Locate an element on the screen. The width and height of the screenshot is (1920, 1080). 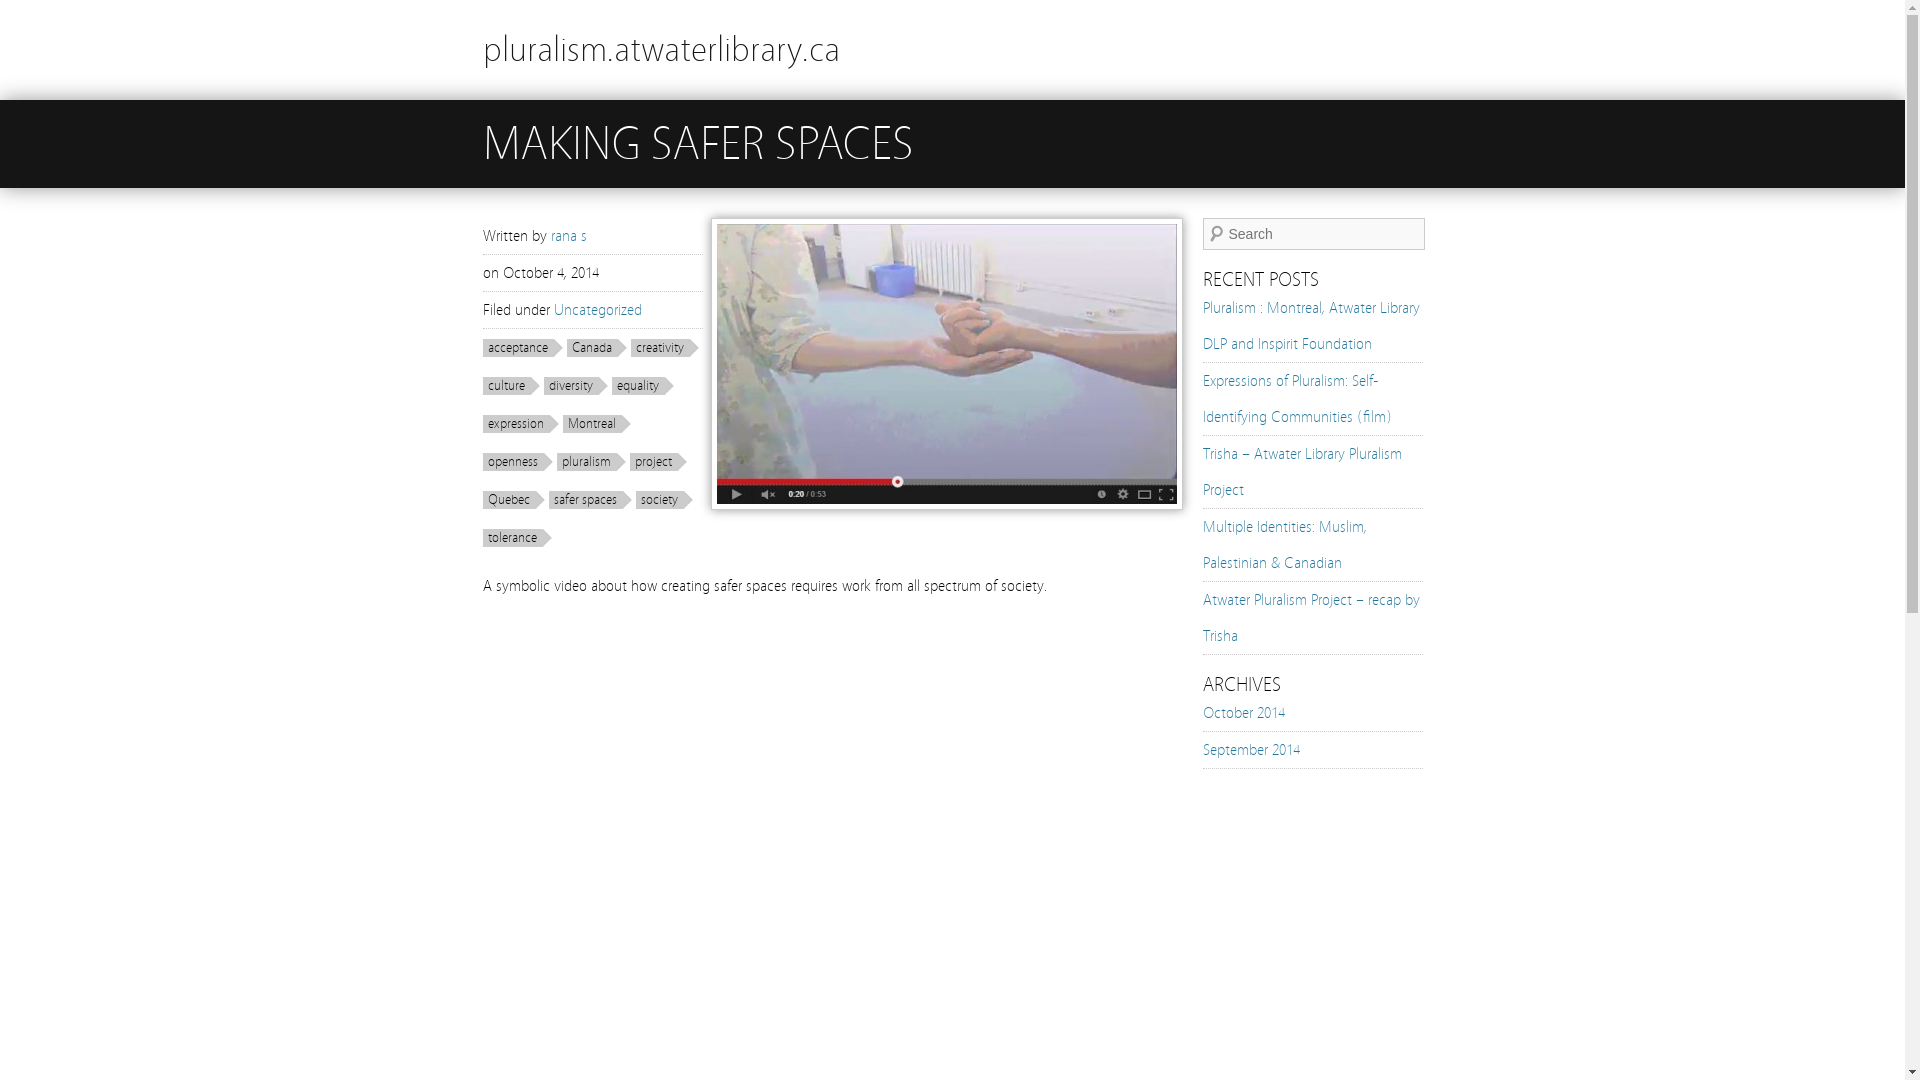
'tolerance' is located at coordinates (516, 536).